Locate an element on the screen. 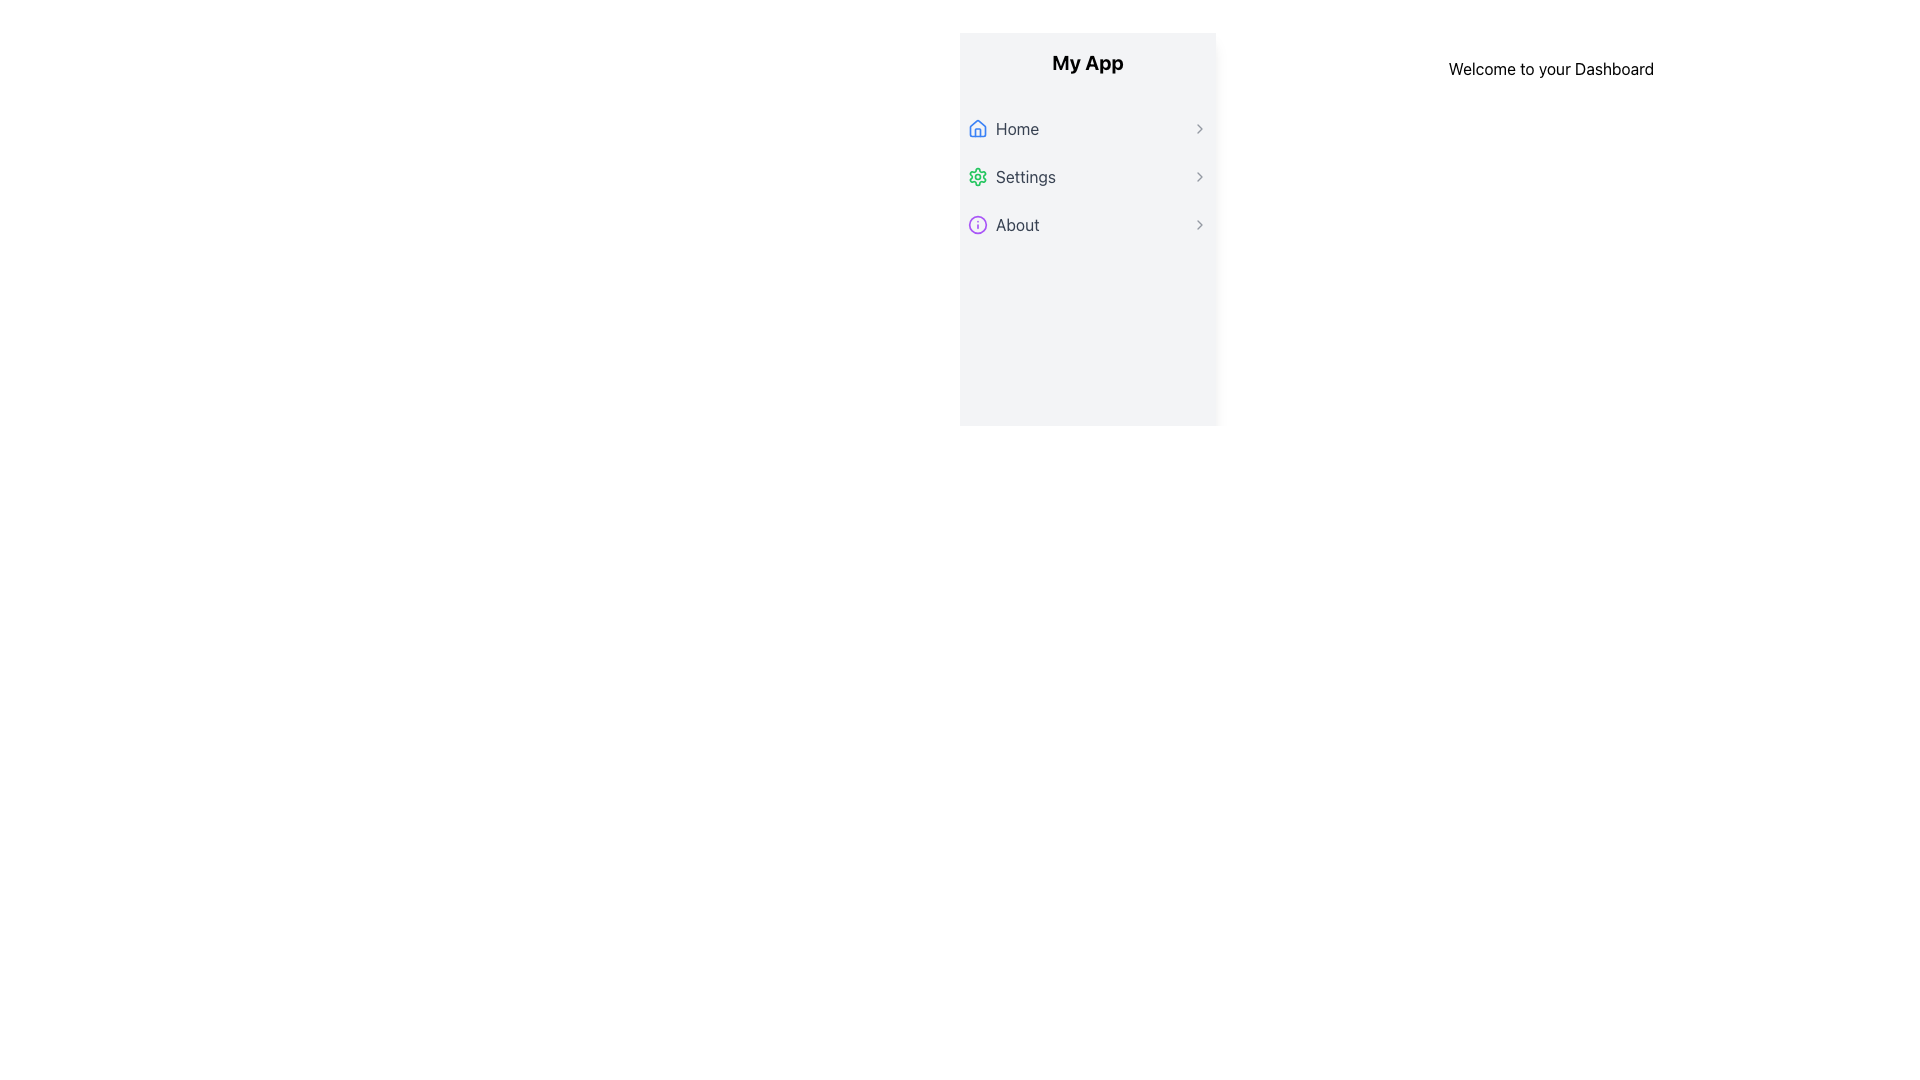 This screenshot has height=1080, width=1920. on the centrally aligned text displaying 'My App' at the top of the left-aligned sidebar navigation panel is located at coordinates (1087, 61).